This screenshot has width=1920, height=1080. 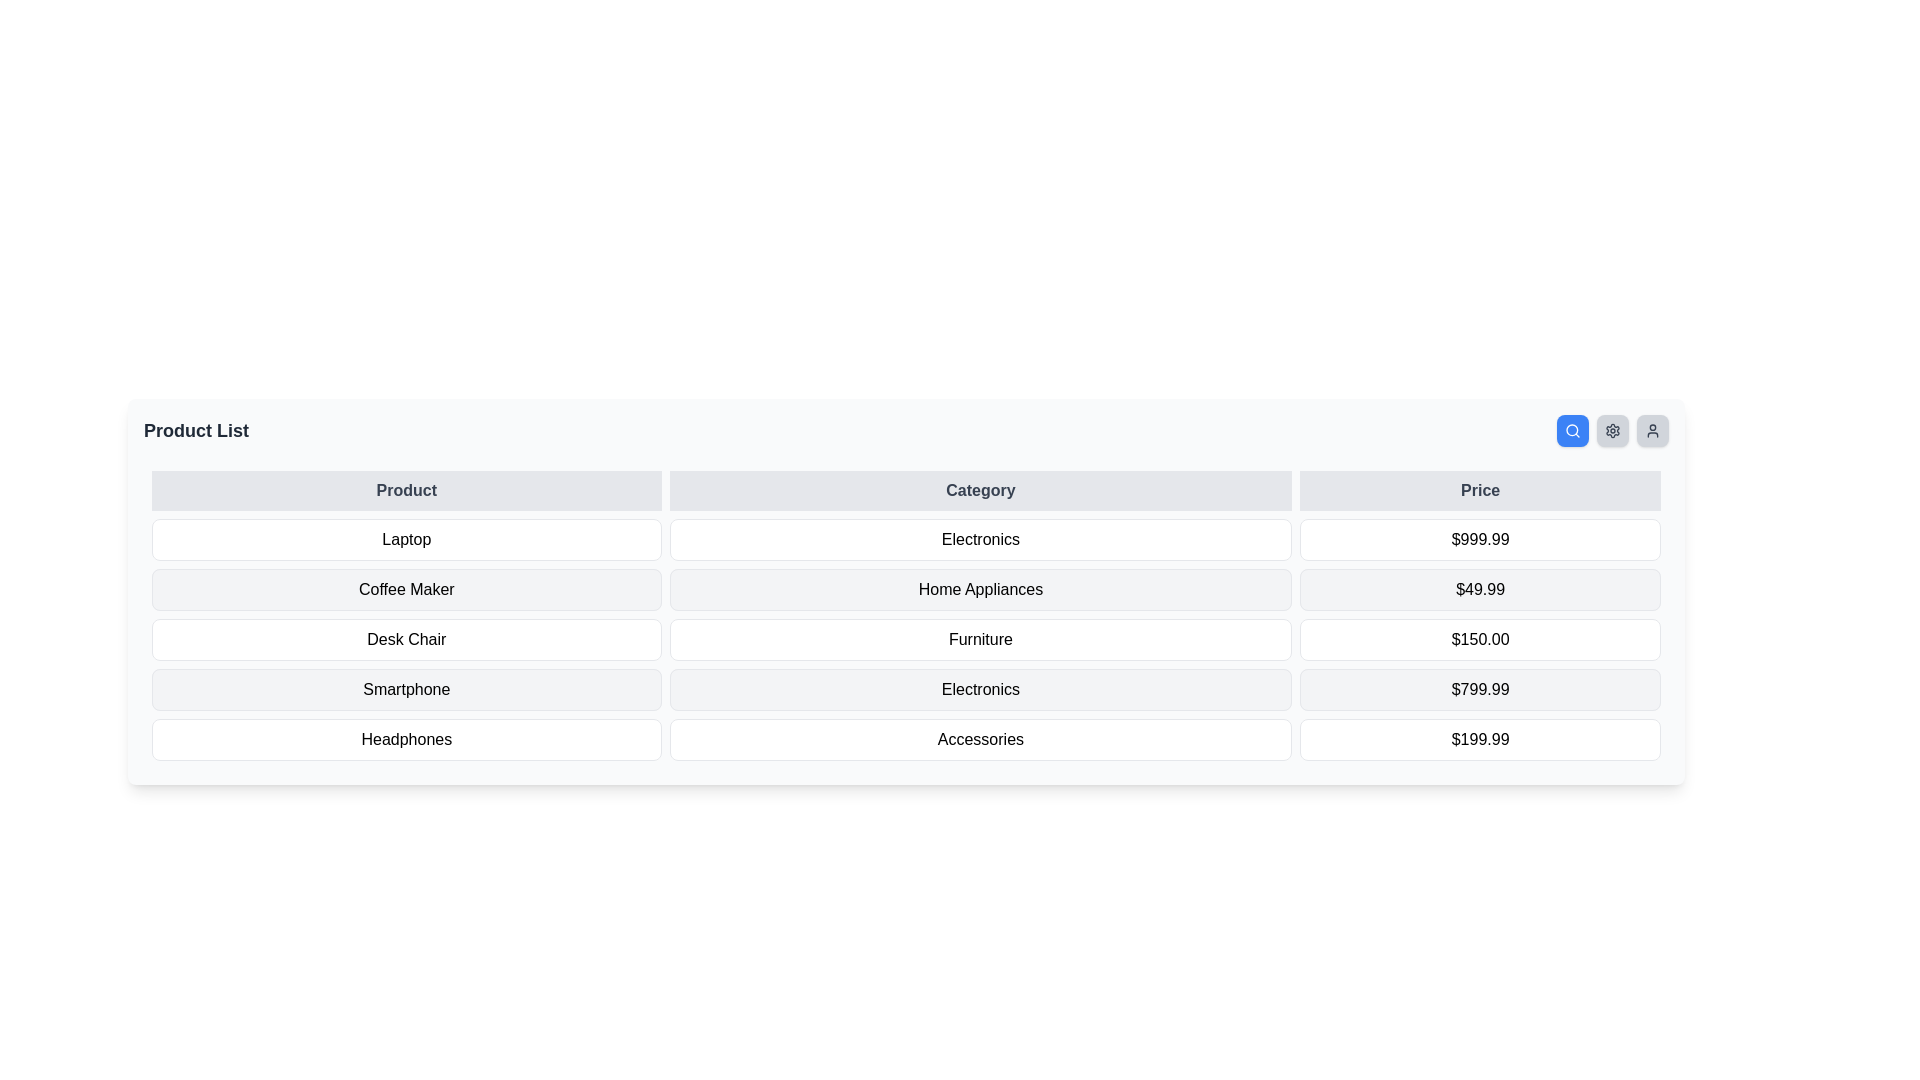 I want to click on the circular lens of the search icon located at the top-right corner of the interface, immediately left of the settings icon, so click(x=1571, y=429).